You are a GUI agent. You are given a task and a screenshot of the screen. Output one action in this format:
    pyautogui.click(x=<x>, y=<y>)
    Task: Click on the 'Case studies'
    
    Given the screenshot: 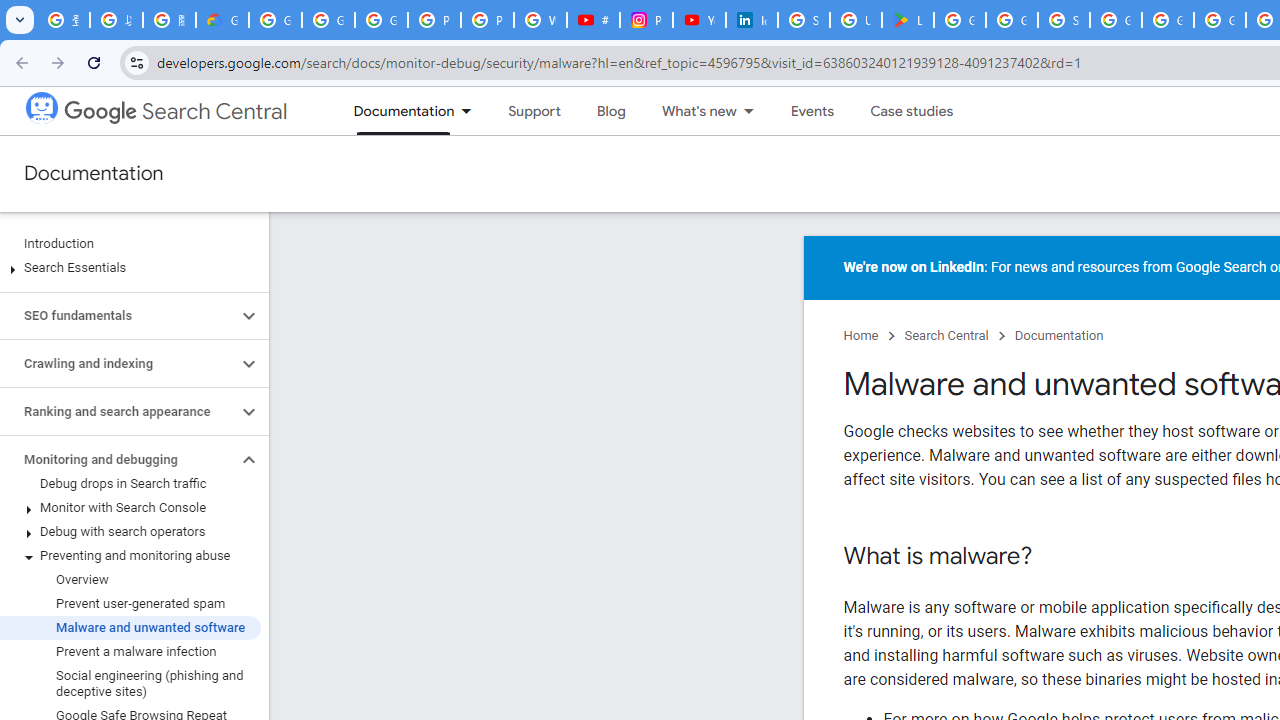 What is the action you would take?
    pyautogui.click(x=911, y=111)
    